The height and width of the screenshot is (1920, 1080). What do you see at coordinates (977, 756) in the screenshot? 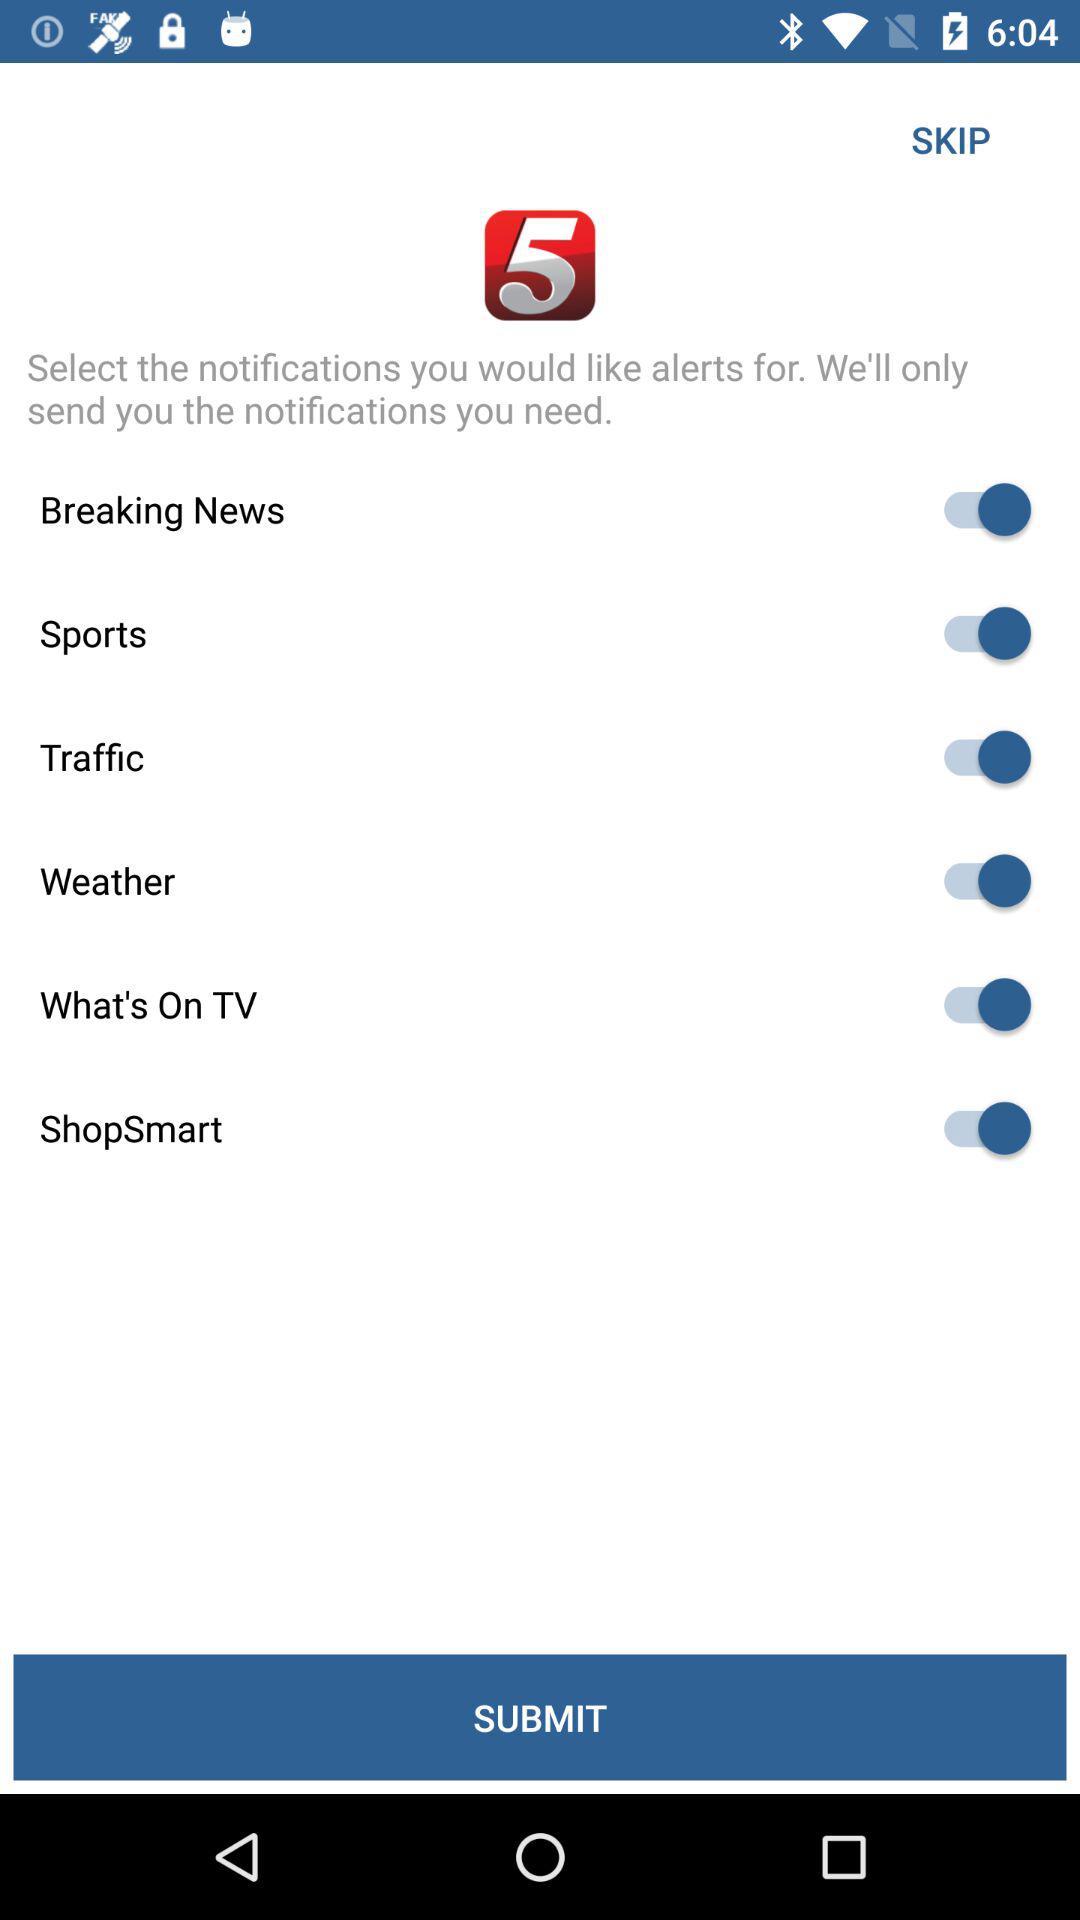
I see `traffic toggle slider` at bounding box center [977, 756].